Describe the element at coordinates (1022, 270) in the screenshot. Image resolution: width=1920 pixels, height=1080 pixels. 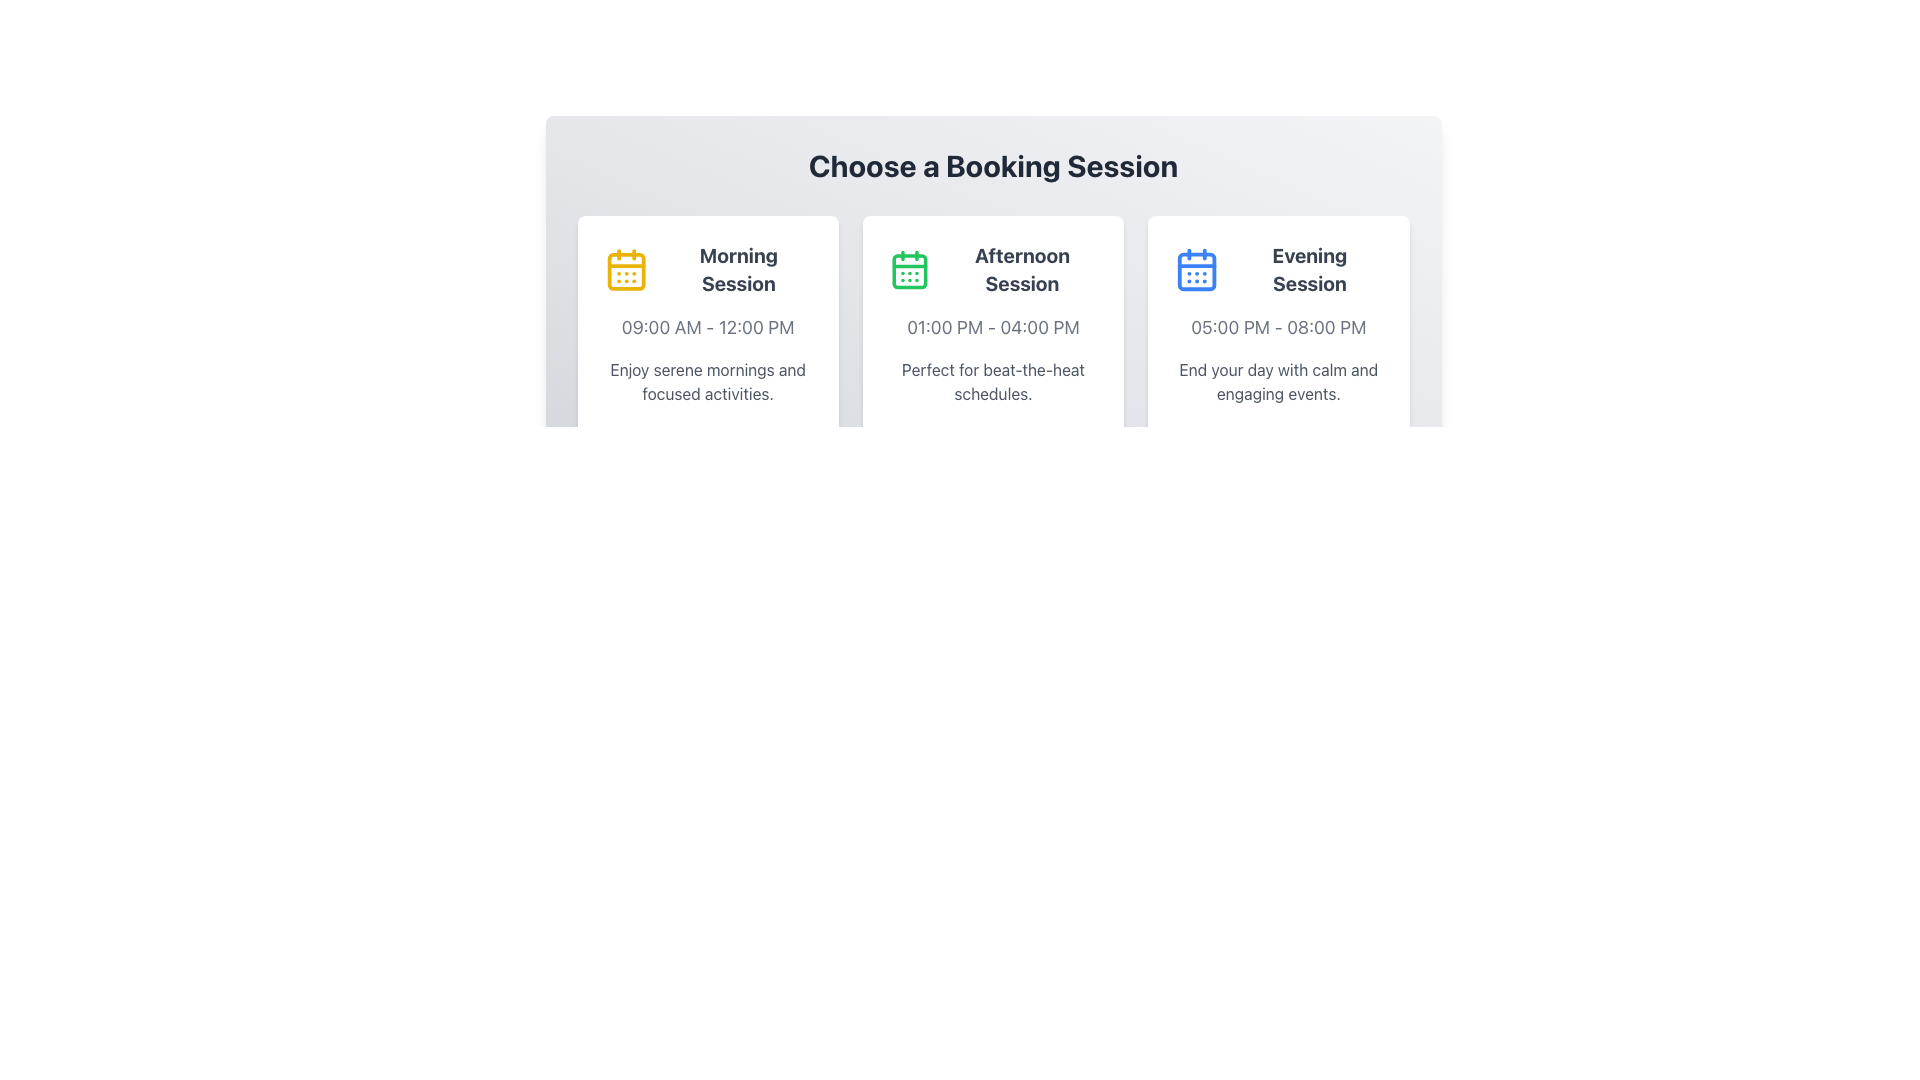
I see `the text label 'Afternoon Session' which is styled with a bold, large font size in gray color, located in the middle card of a three-card layout` at that location.